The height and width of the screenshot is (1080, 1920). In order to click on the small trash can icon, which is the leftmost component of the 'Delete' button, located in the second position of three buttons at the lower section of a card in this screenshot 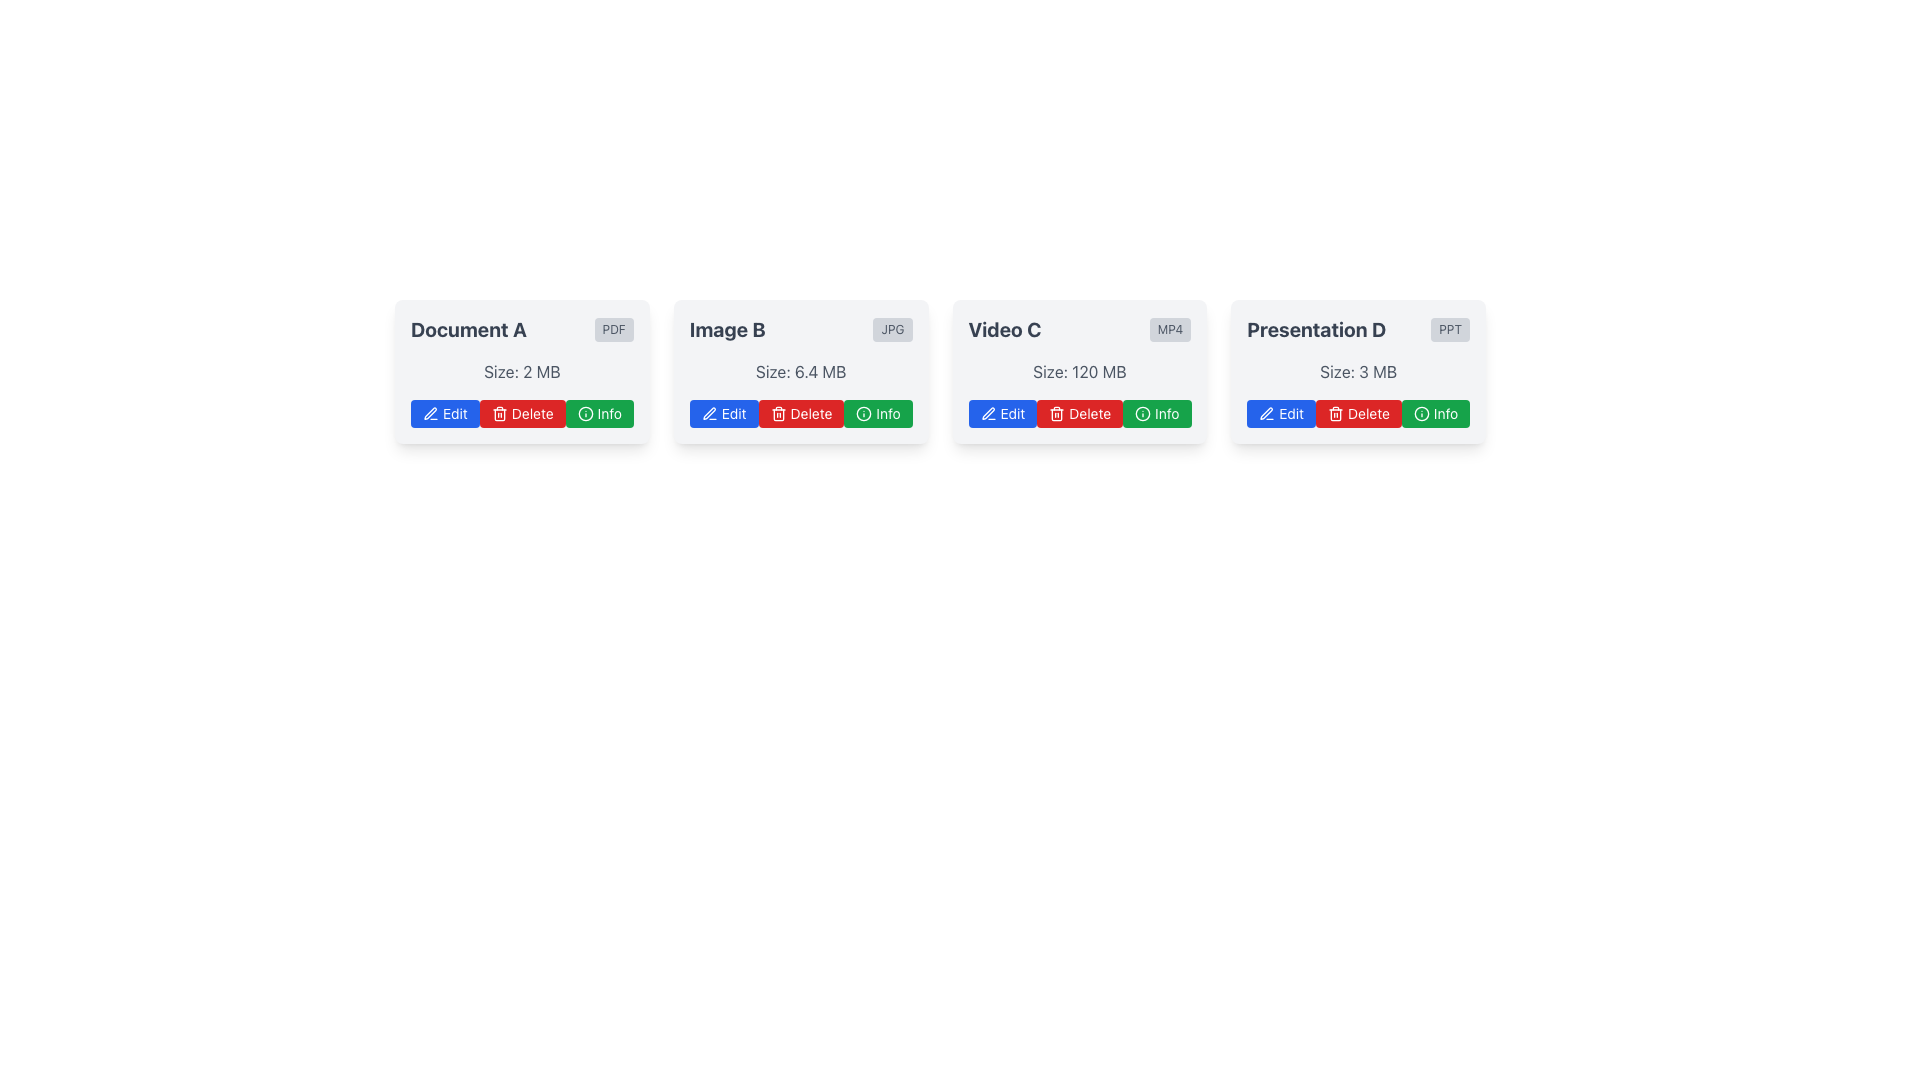, I will do `click(1056, 412)`.